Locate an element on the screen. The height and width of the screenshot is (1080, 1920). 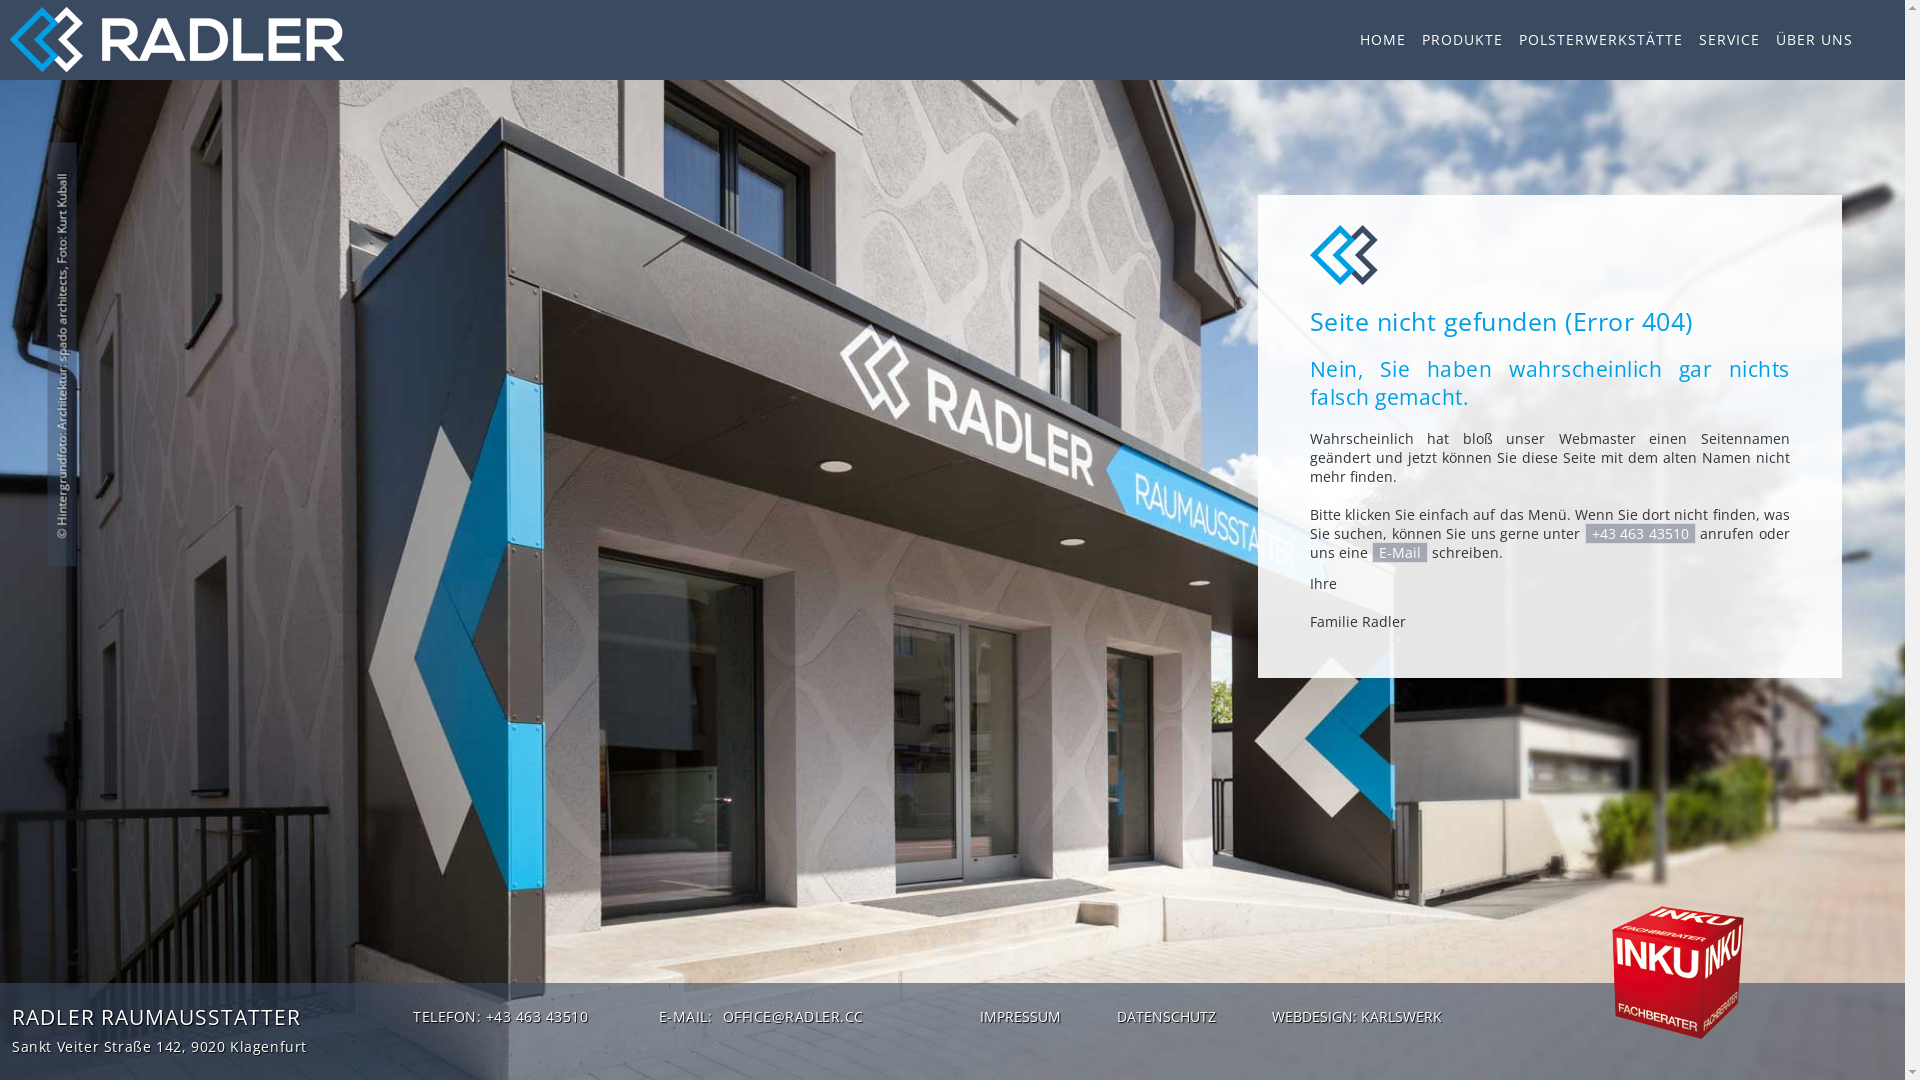
'TELEFON: +43 463 43510' is located at coordinates (500, 1016).